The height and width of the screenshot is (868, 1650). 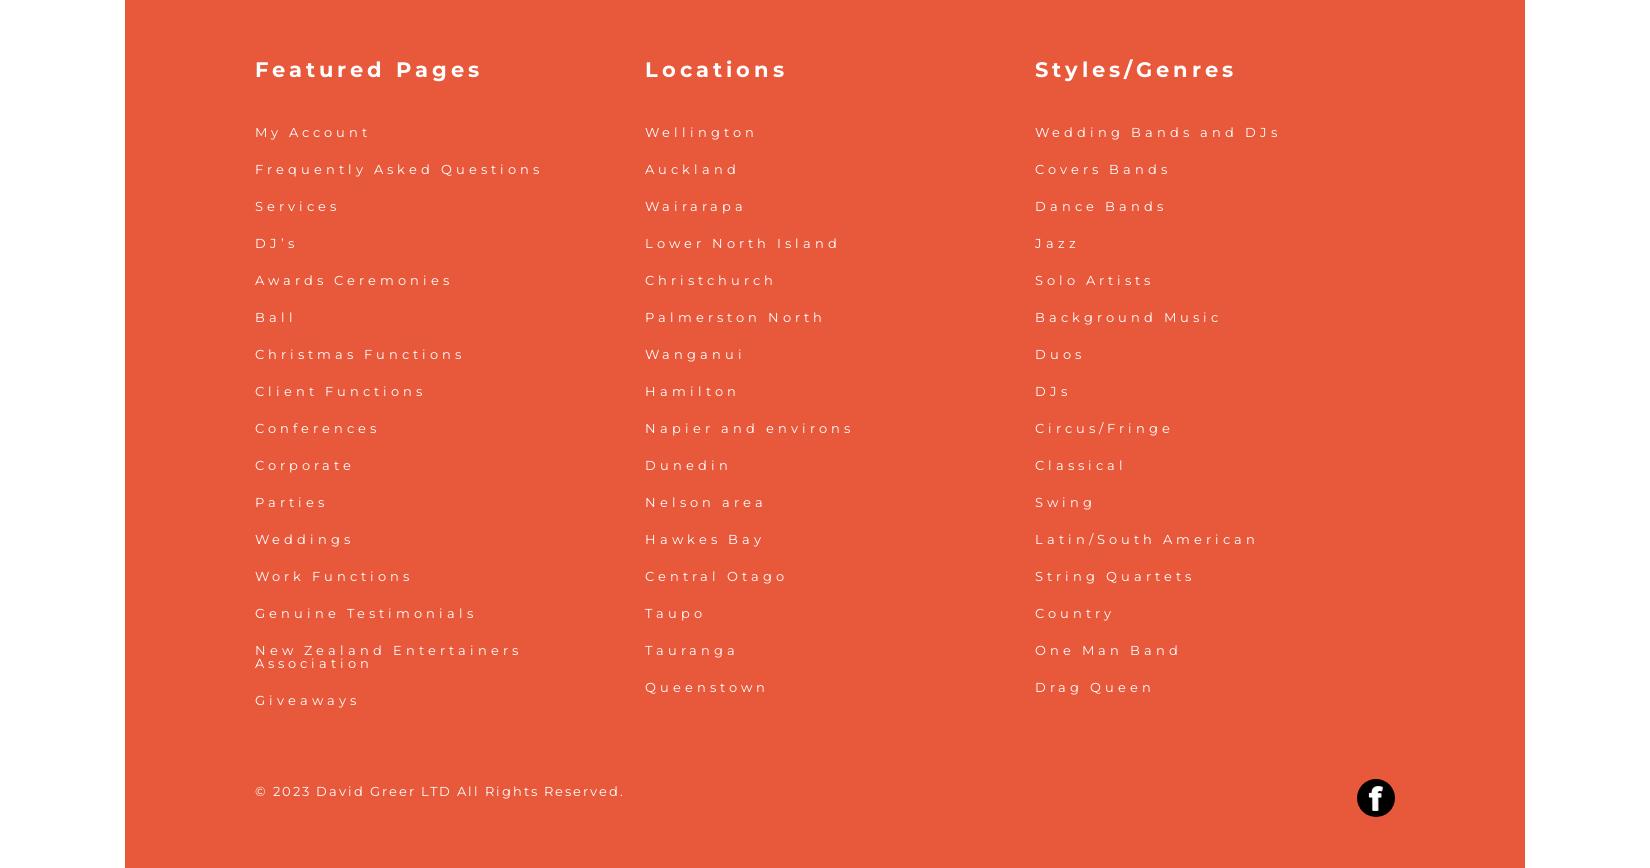 What do you see at coordinates (333, 574) in the screenshot?
I see `'Work Functions'` at bounding box center [333, 574].